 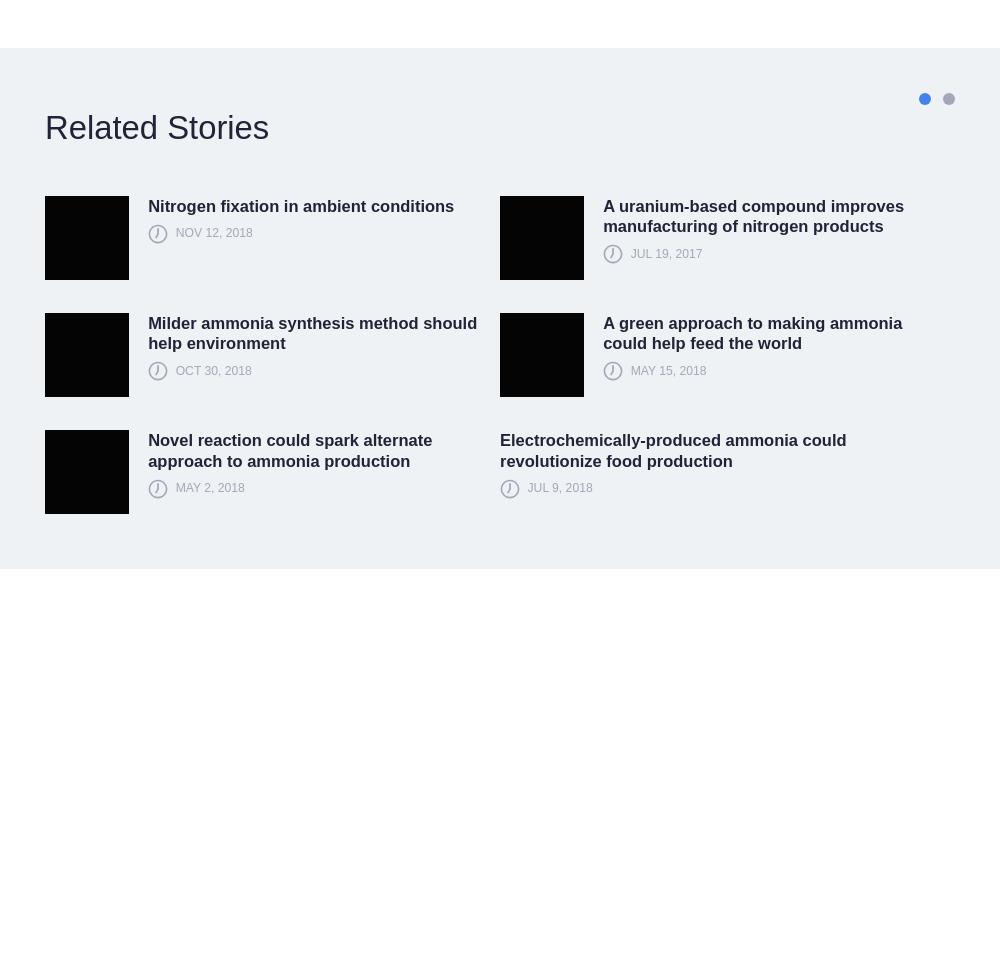 I want to click on 'A uranium-based compound improves manufacturing of nitrogen products', so click(x=753, y=214).